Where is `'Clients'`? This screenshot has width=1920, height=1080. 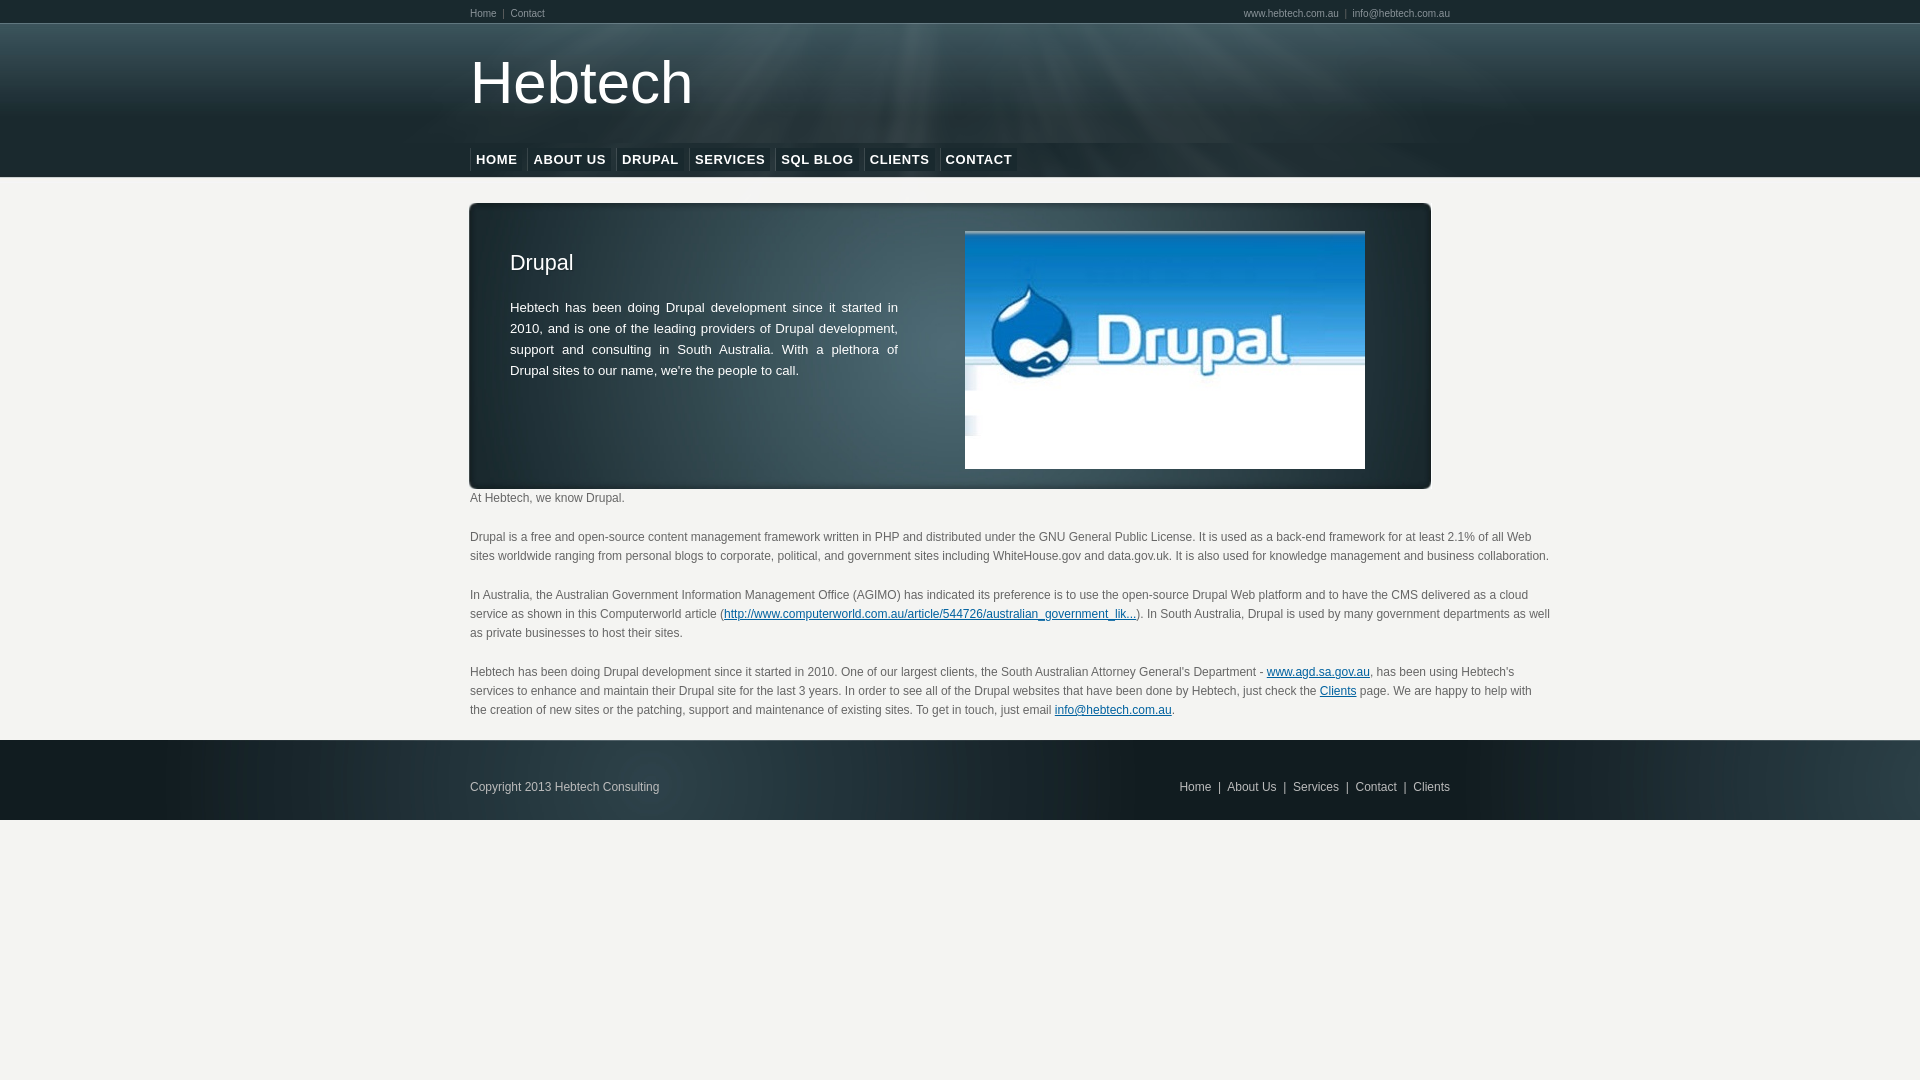
'Clients' is located at coordinates (1430, 785).